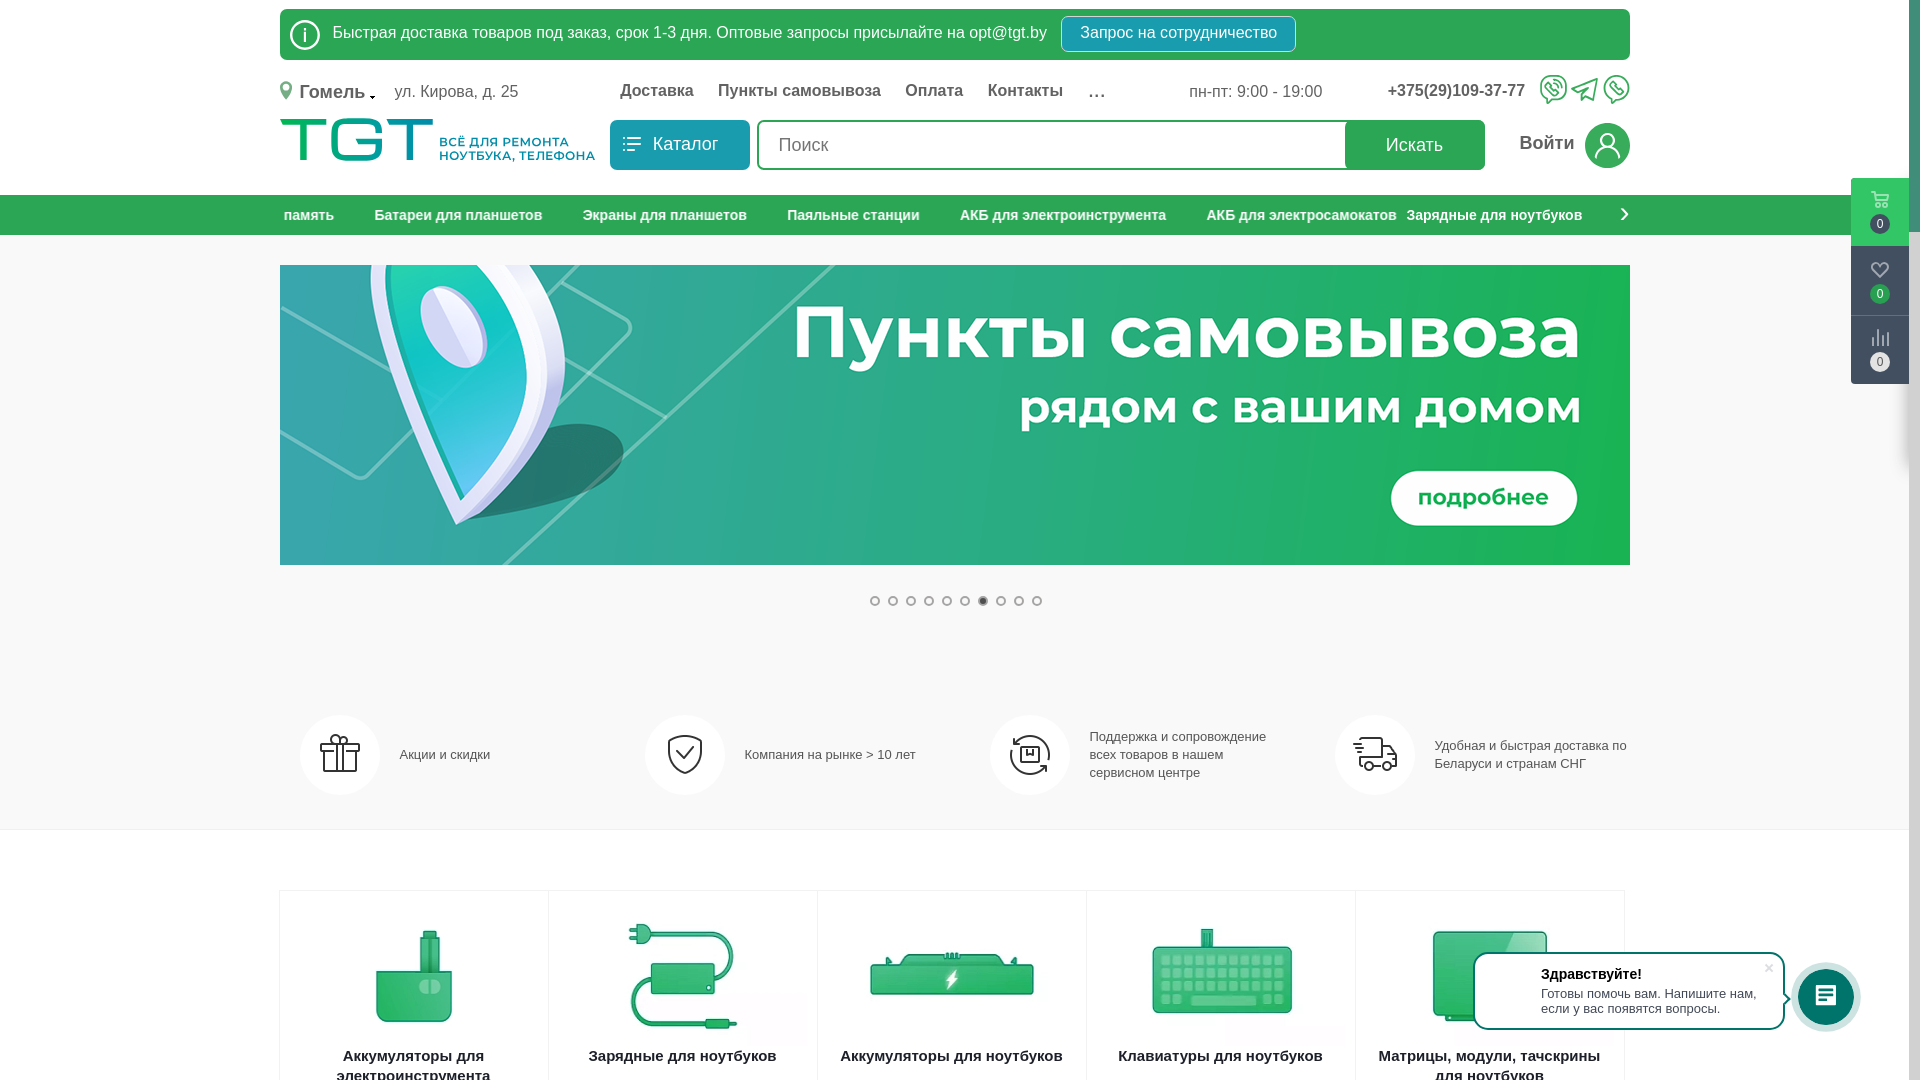  What do you see at coordinates (1018, 600) in the screenshot?
I see `'9'` at bounding box center [1018, 600].